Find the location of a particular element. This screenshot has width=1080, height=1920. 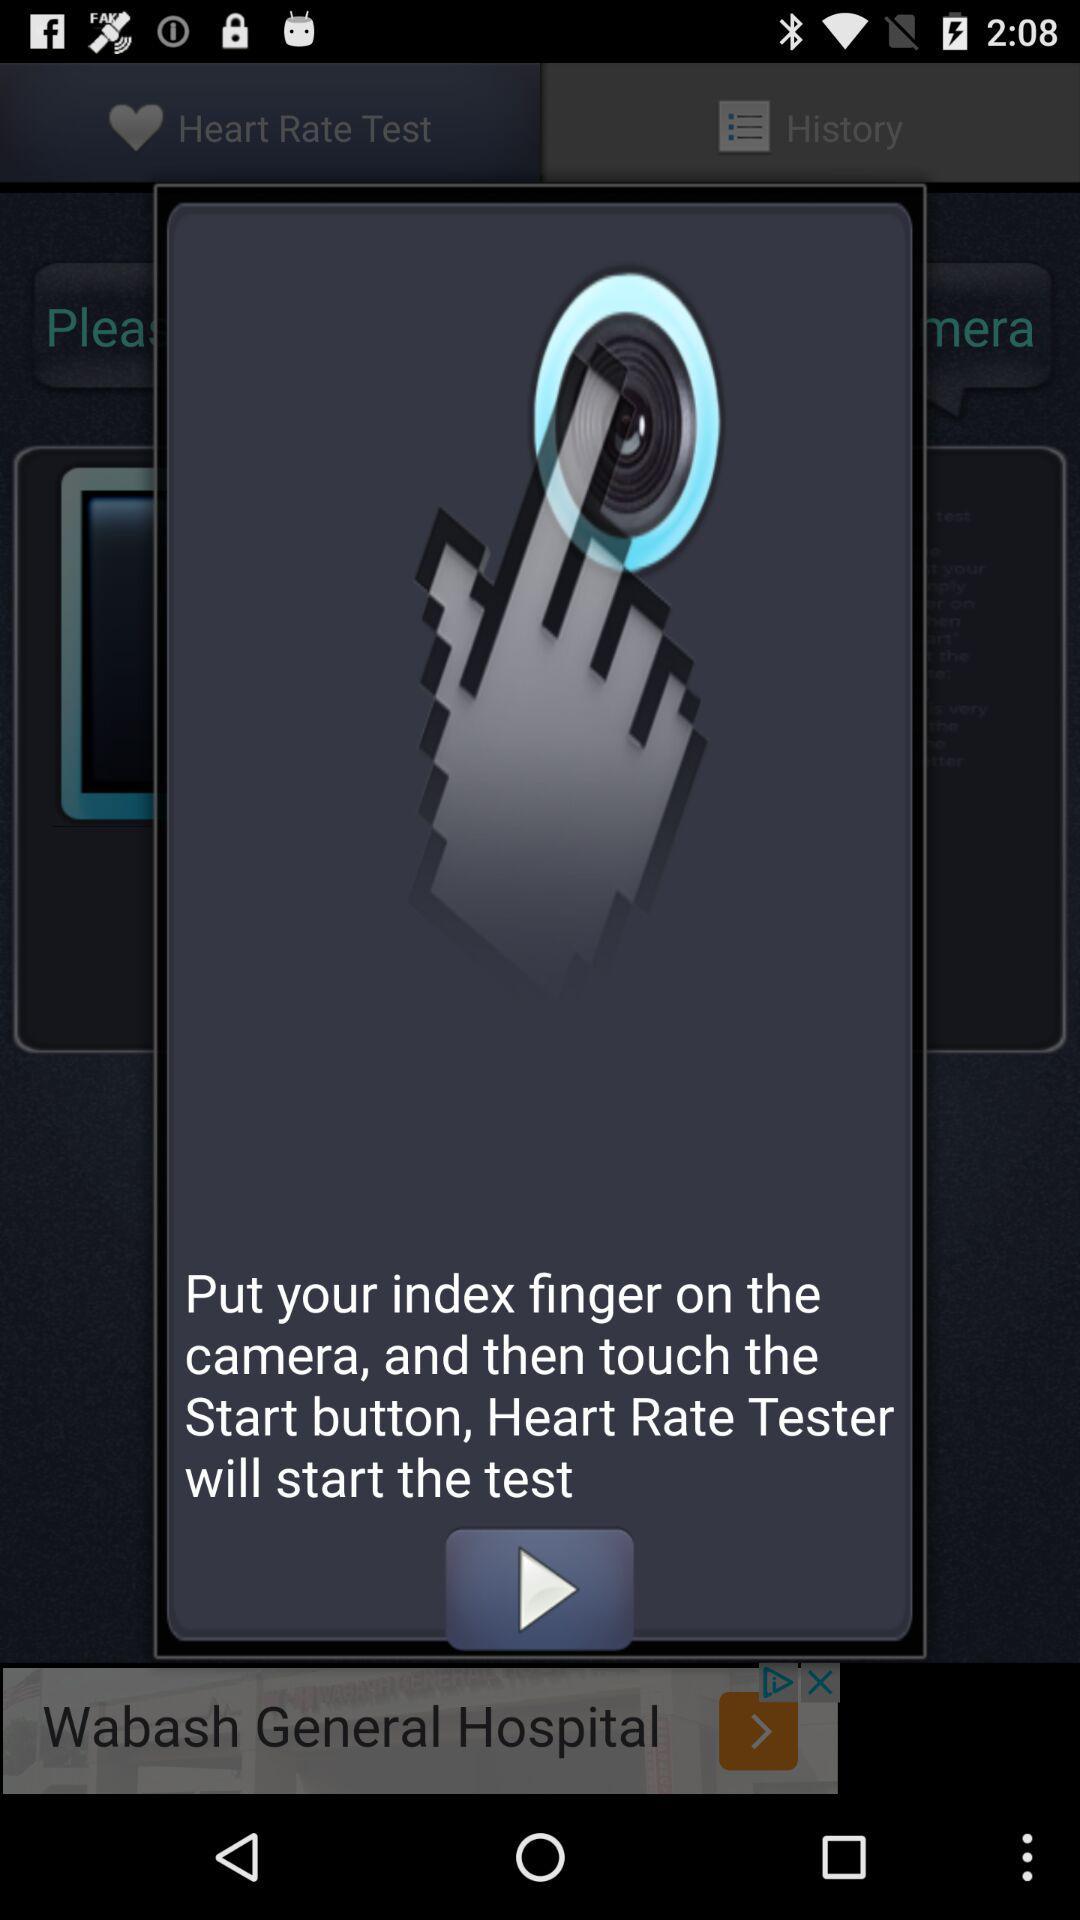

play is located at coordinates (538, 1588).